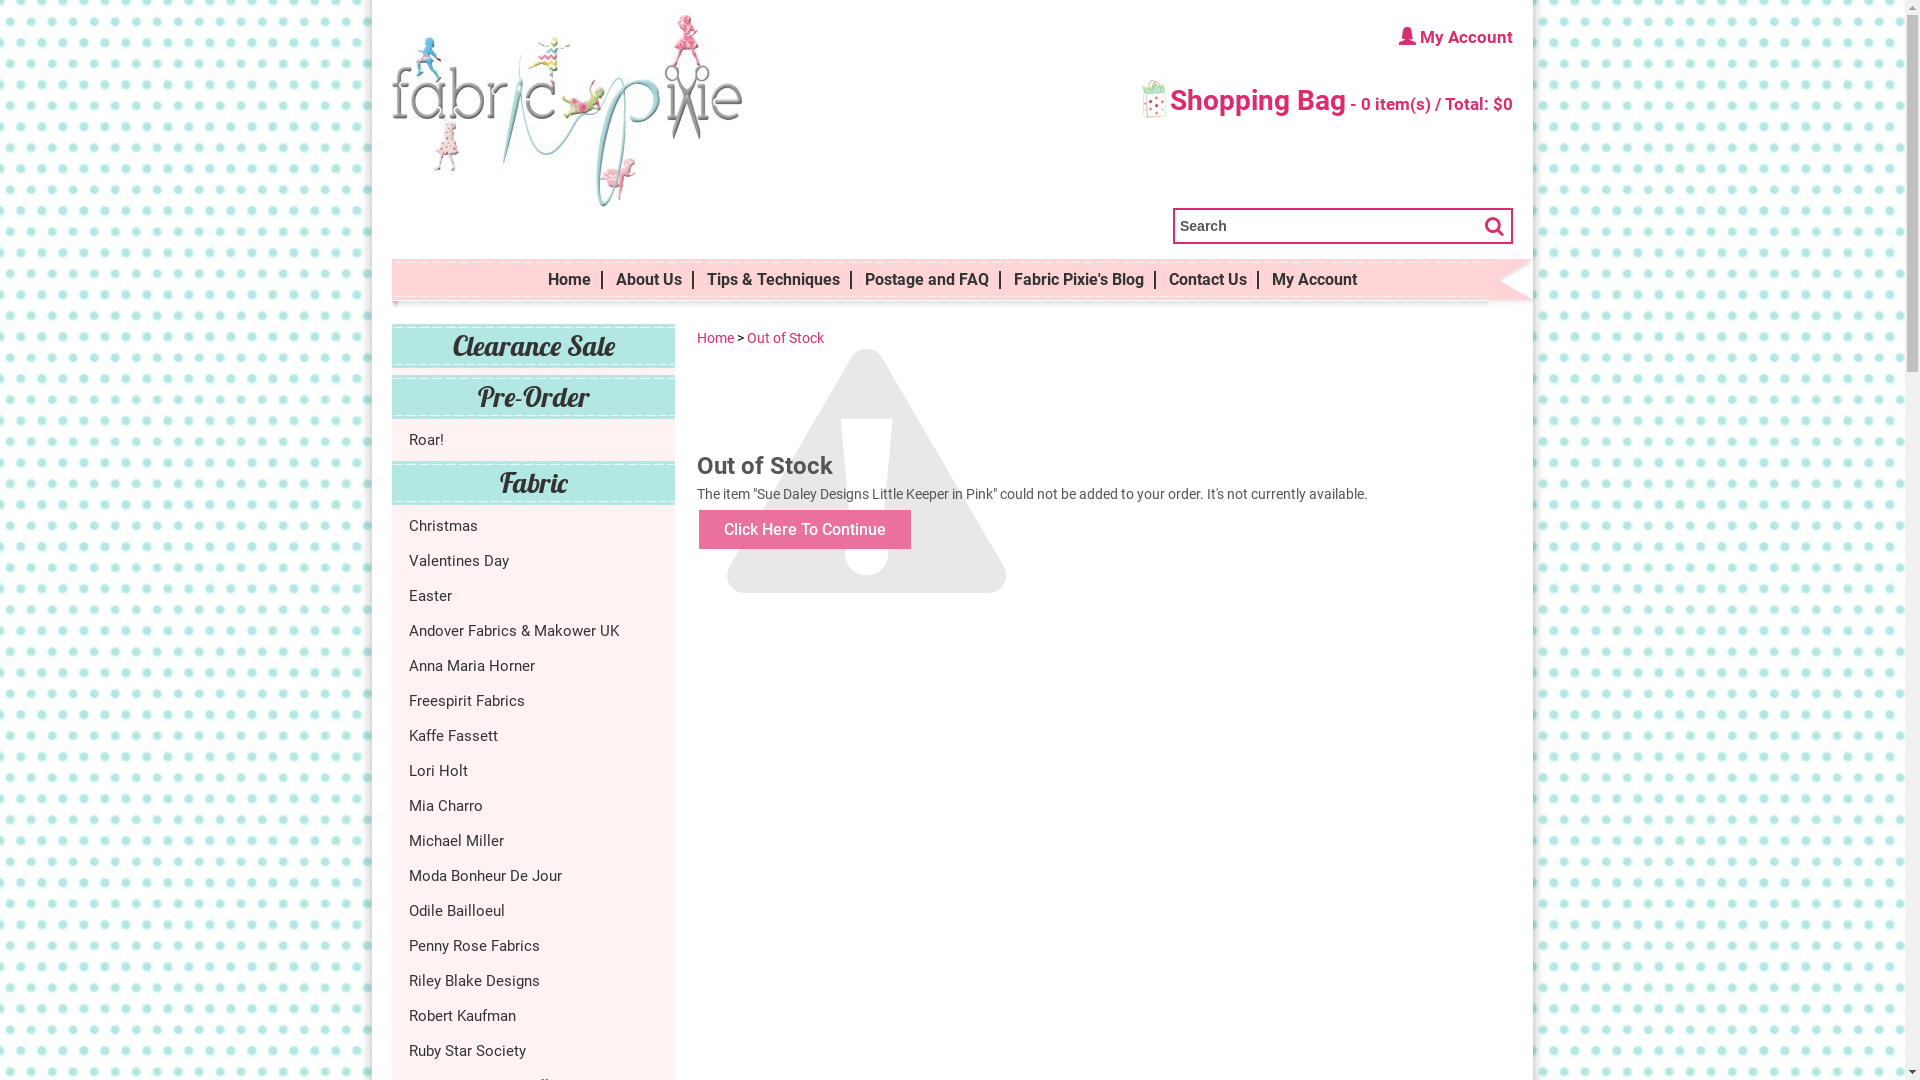  I want to click on 'Out of Stock', so click(784, 337).